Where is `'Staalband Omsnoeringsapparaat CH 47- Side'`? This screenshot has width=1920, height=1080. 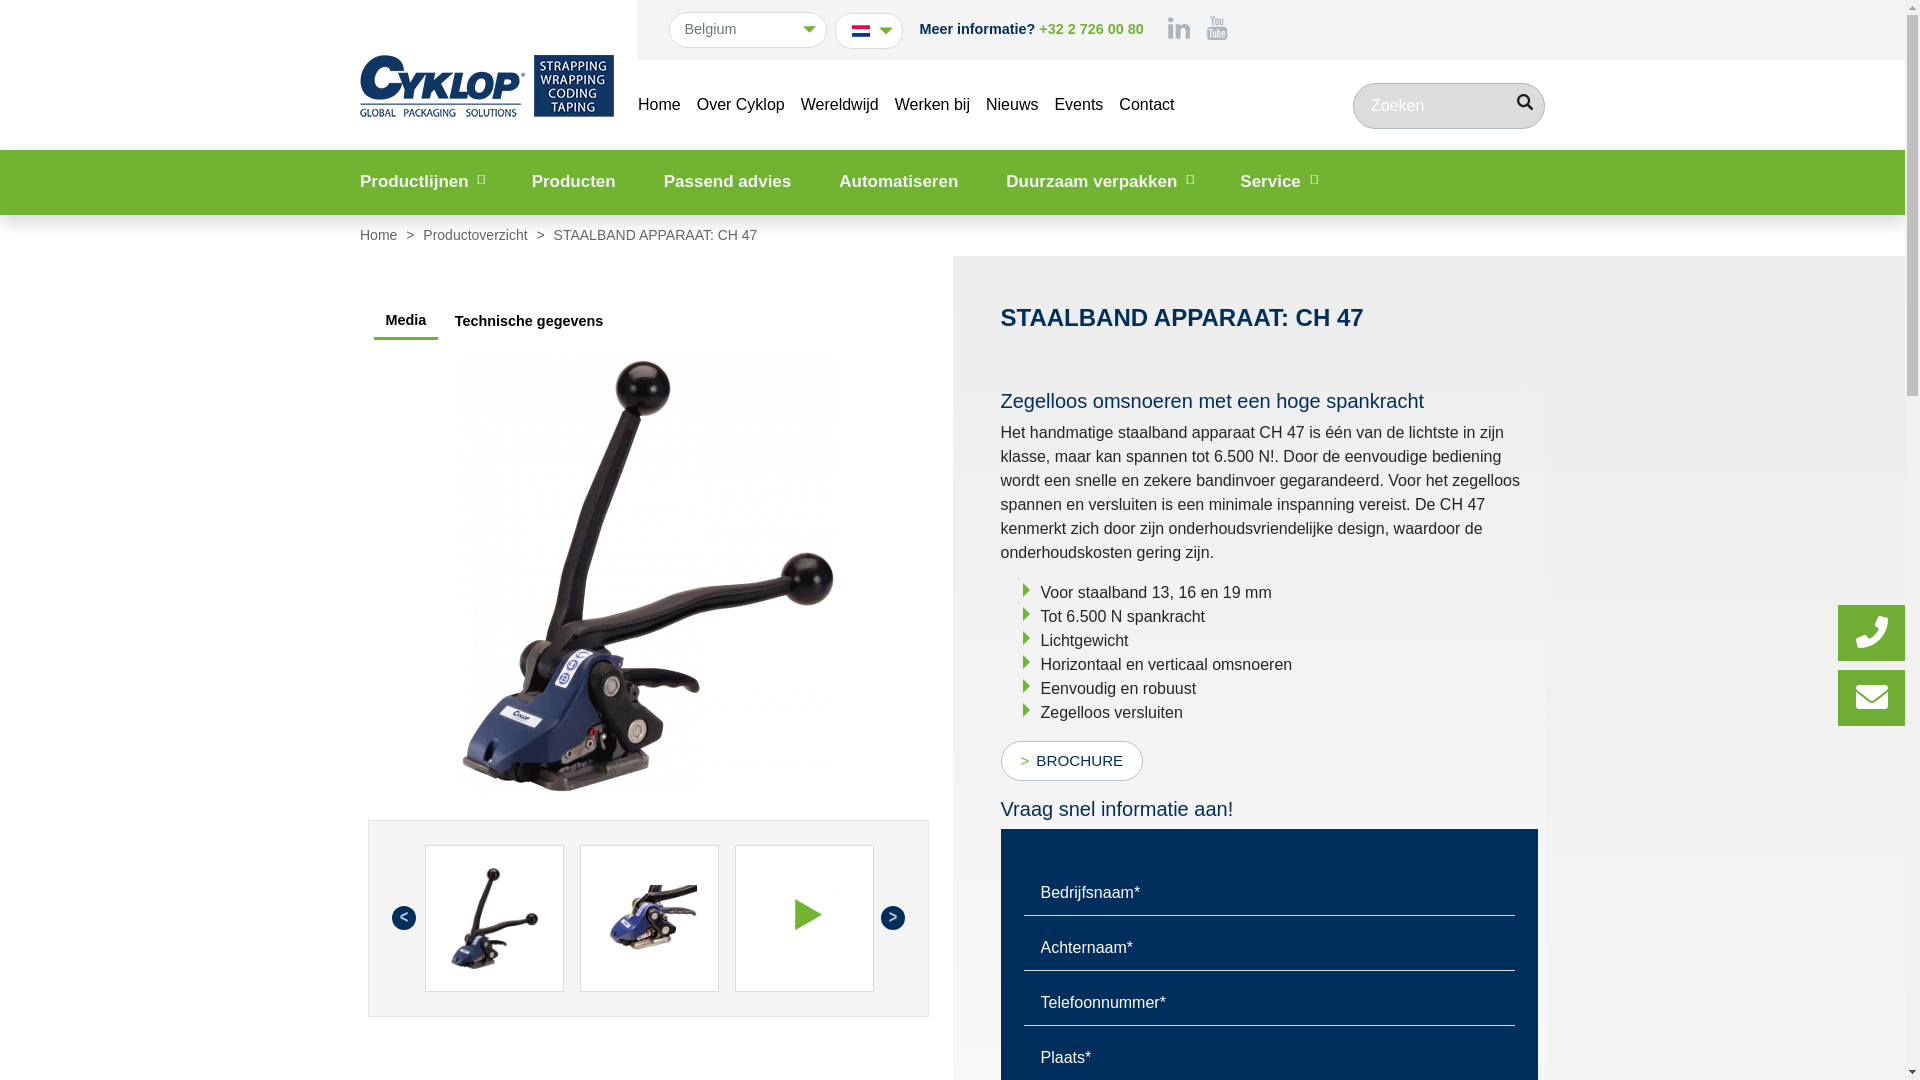
'Staalband Omsnoeringsapparaat CH 47- Side' is located at coordinates (456, 575).